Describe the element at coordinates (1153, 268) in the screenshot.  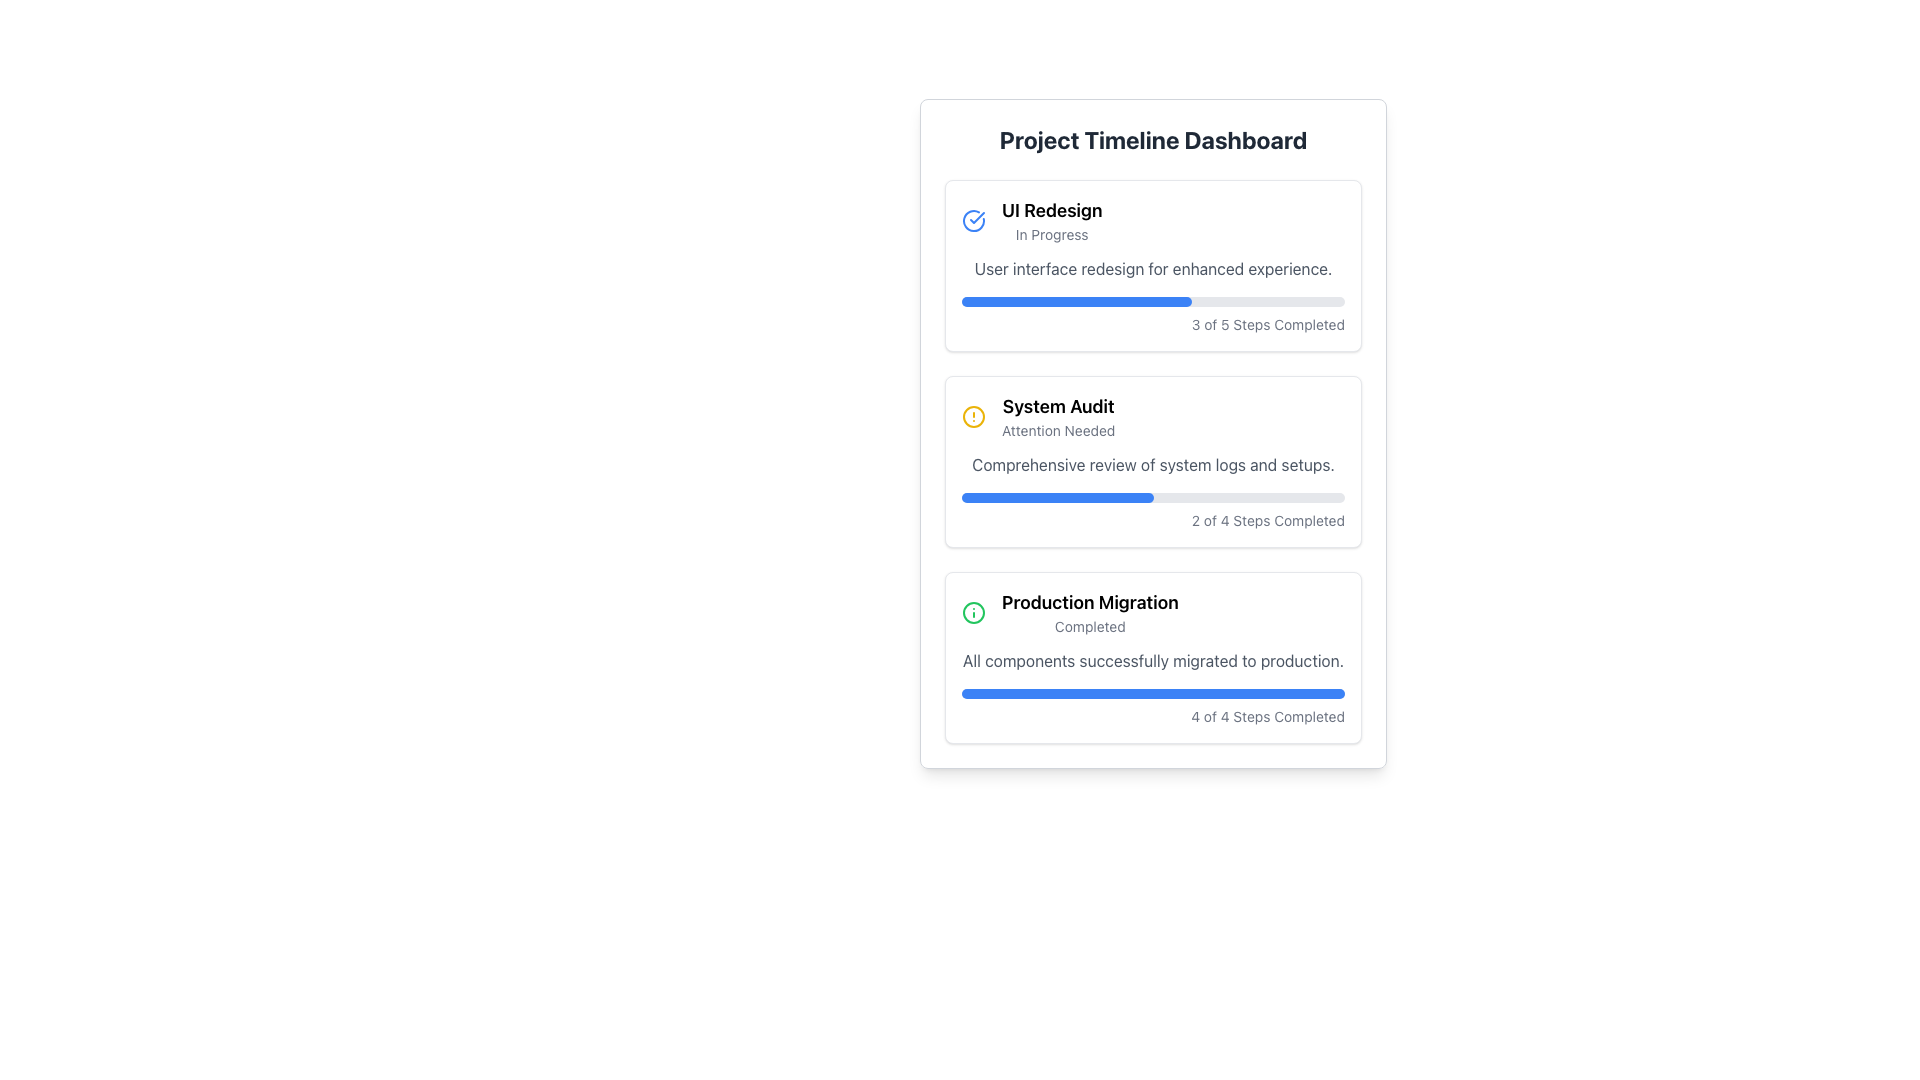
I see `the text label that reads 'User interface redesign for enhanced experience.' located in the Project Timeline Dashboard, positioned below the heading and above the progress bar` at that location.